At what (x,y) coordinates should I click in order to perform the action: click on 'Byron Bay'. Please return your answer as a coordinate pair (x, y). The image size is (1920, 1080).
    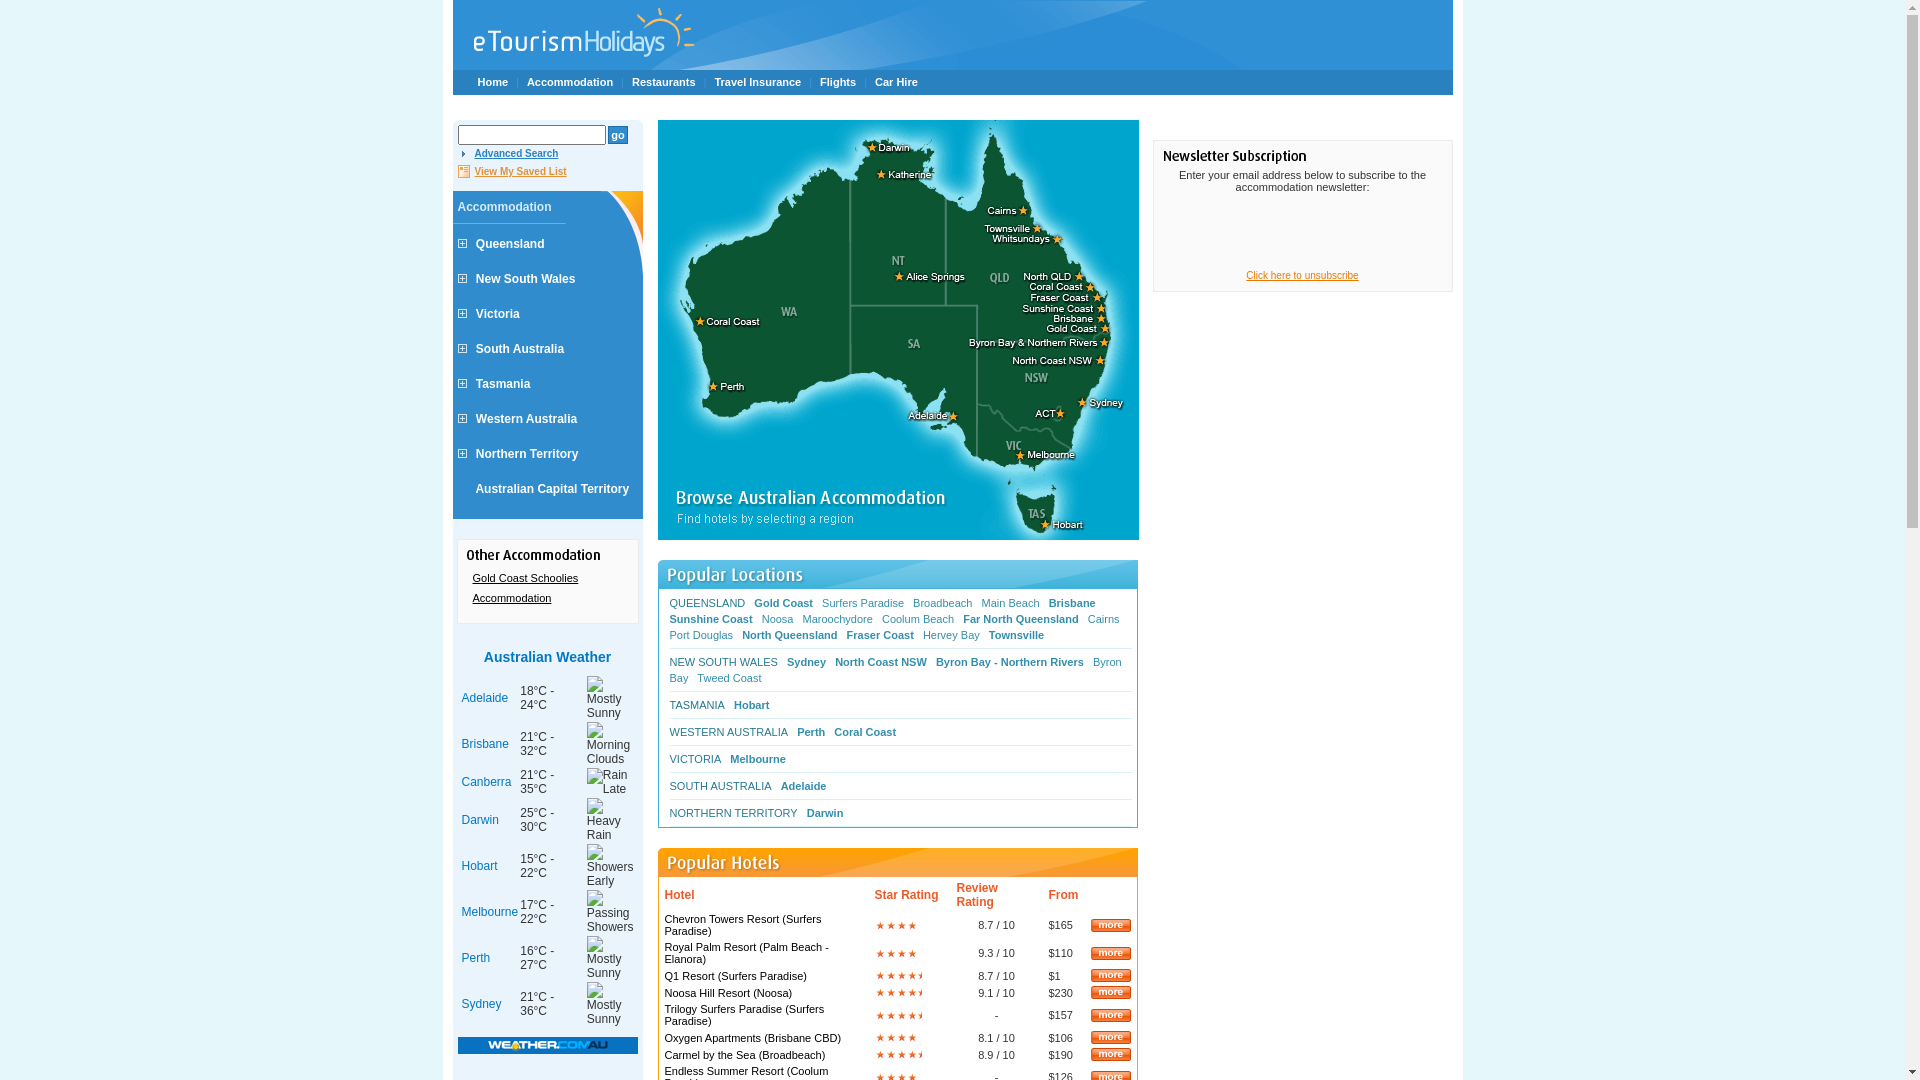
    Looking at the image, I should click on (895, 670).